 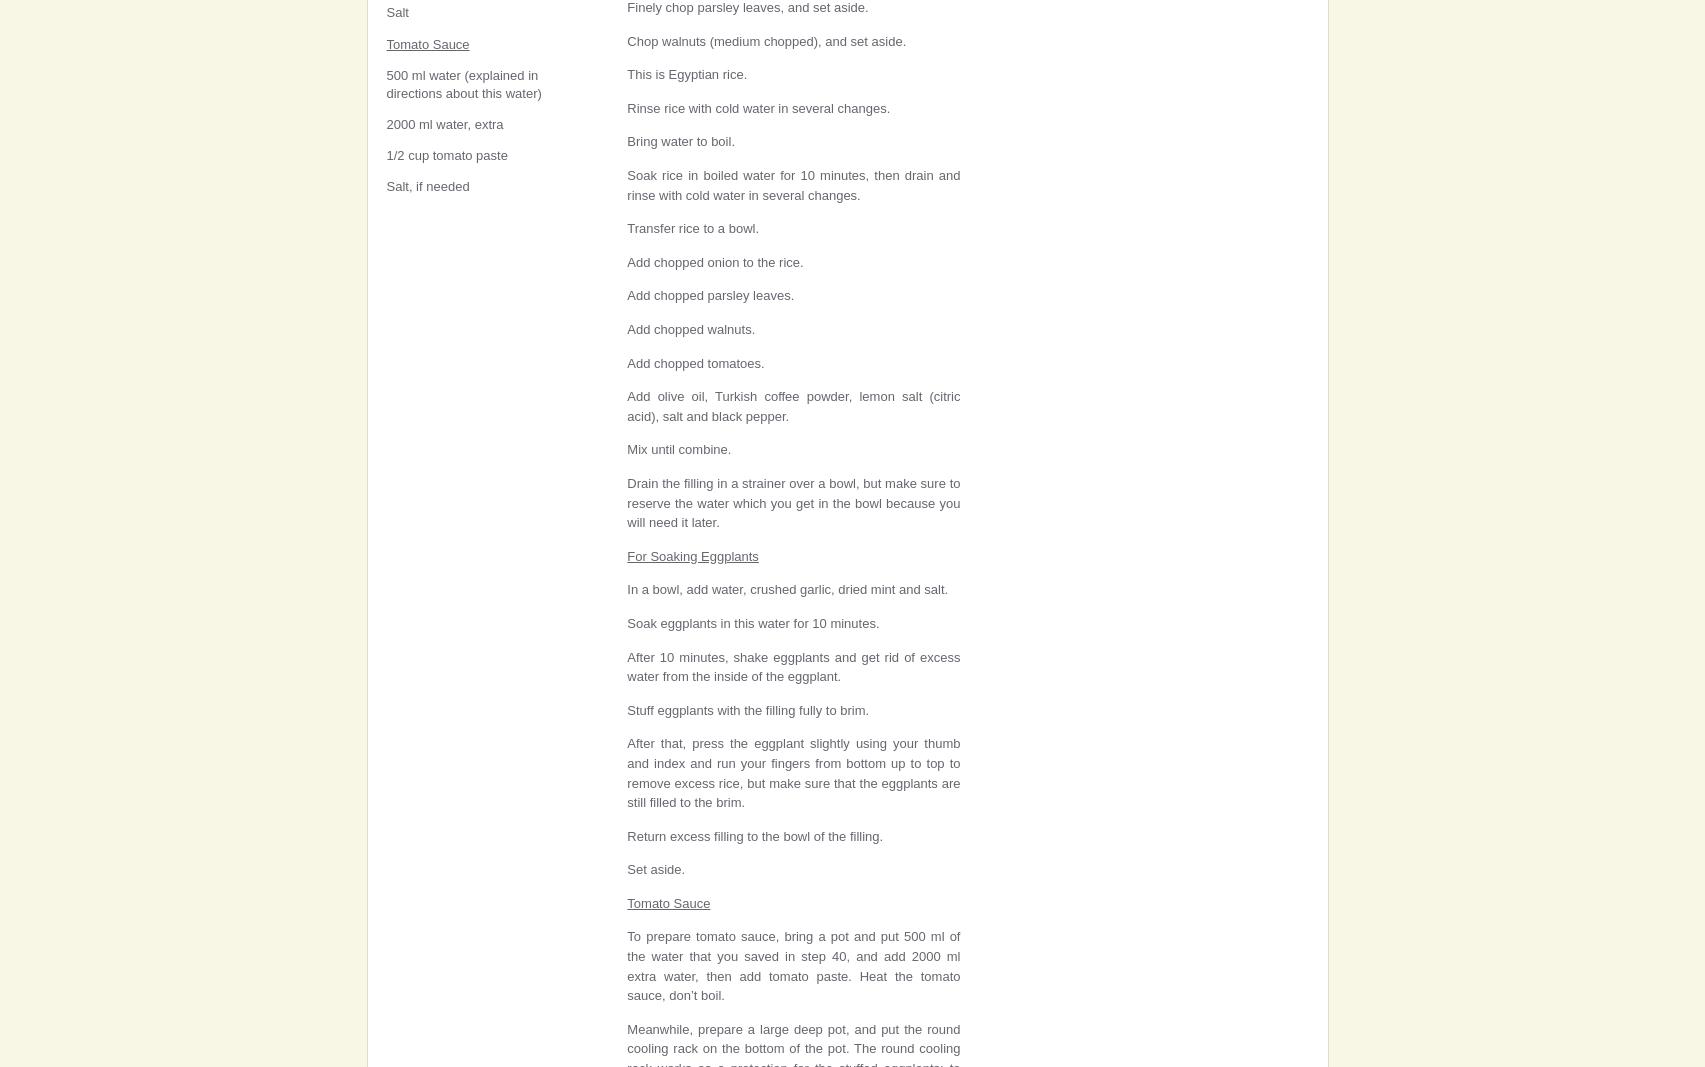 I want to click on 'Add chopped parsley leaves.', so click(x=710, y=295).